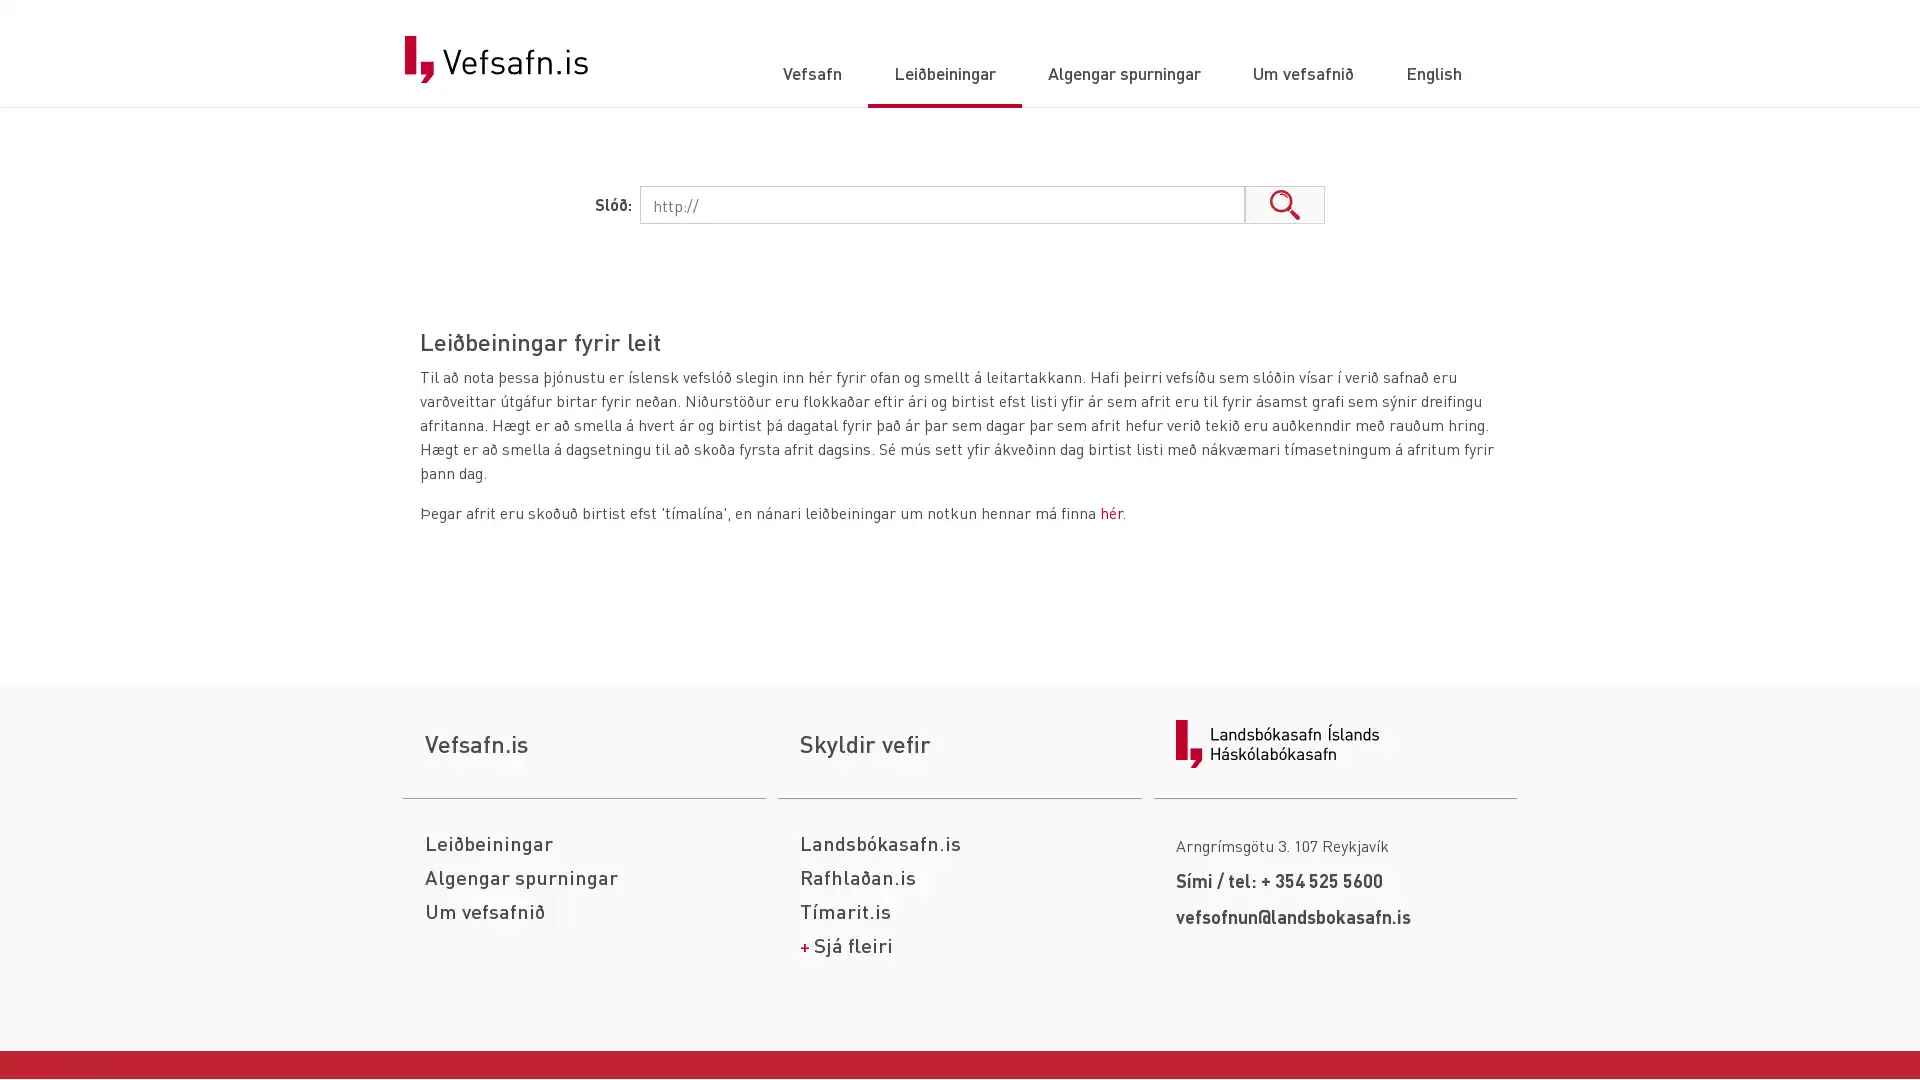 The height and width of the screenshot is (1080, 1920). I want to click on Leita, so click(1285, 204).